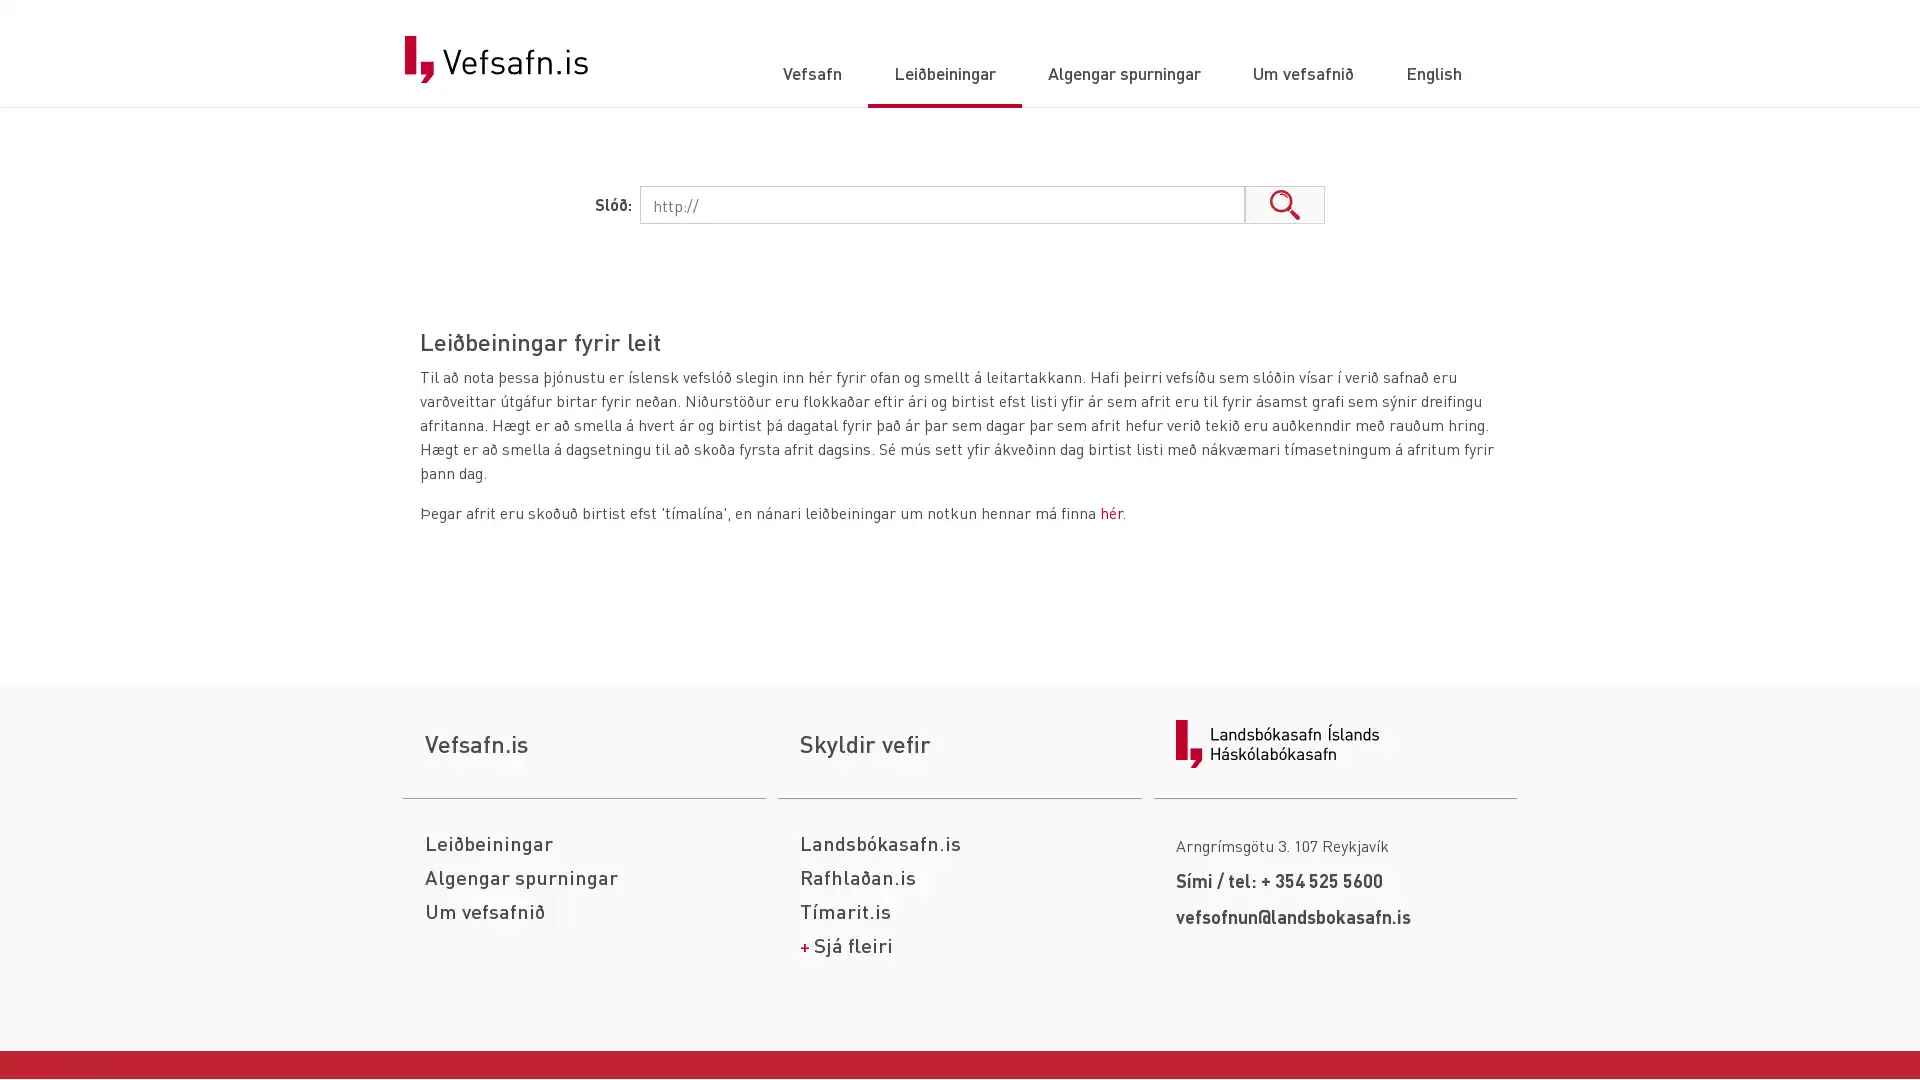 The height and width of the screenshot is (1080, 1920). I want to click on Leita, so click(1285, 204).